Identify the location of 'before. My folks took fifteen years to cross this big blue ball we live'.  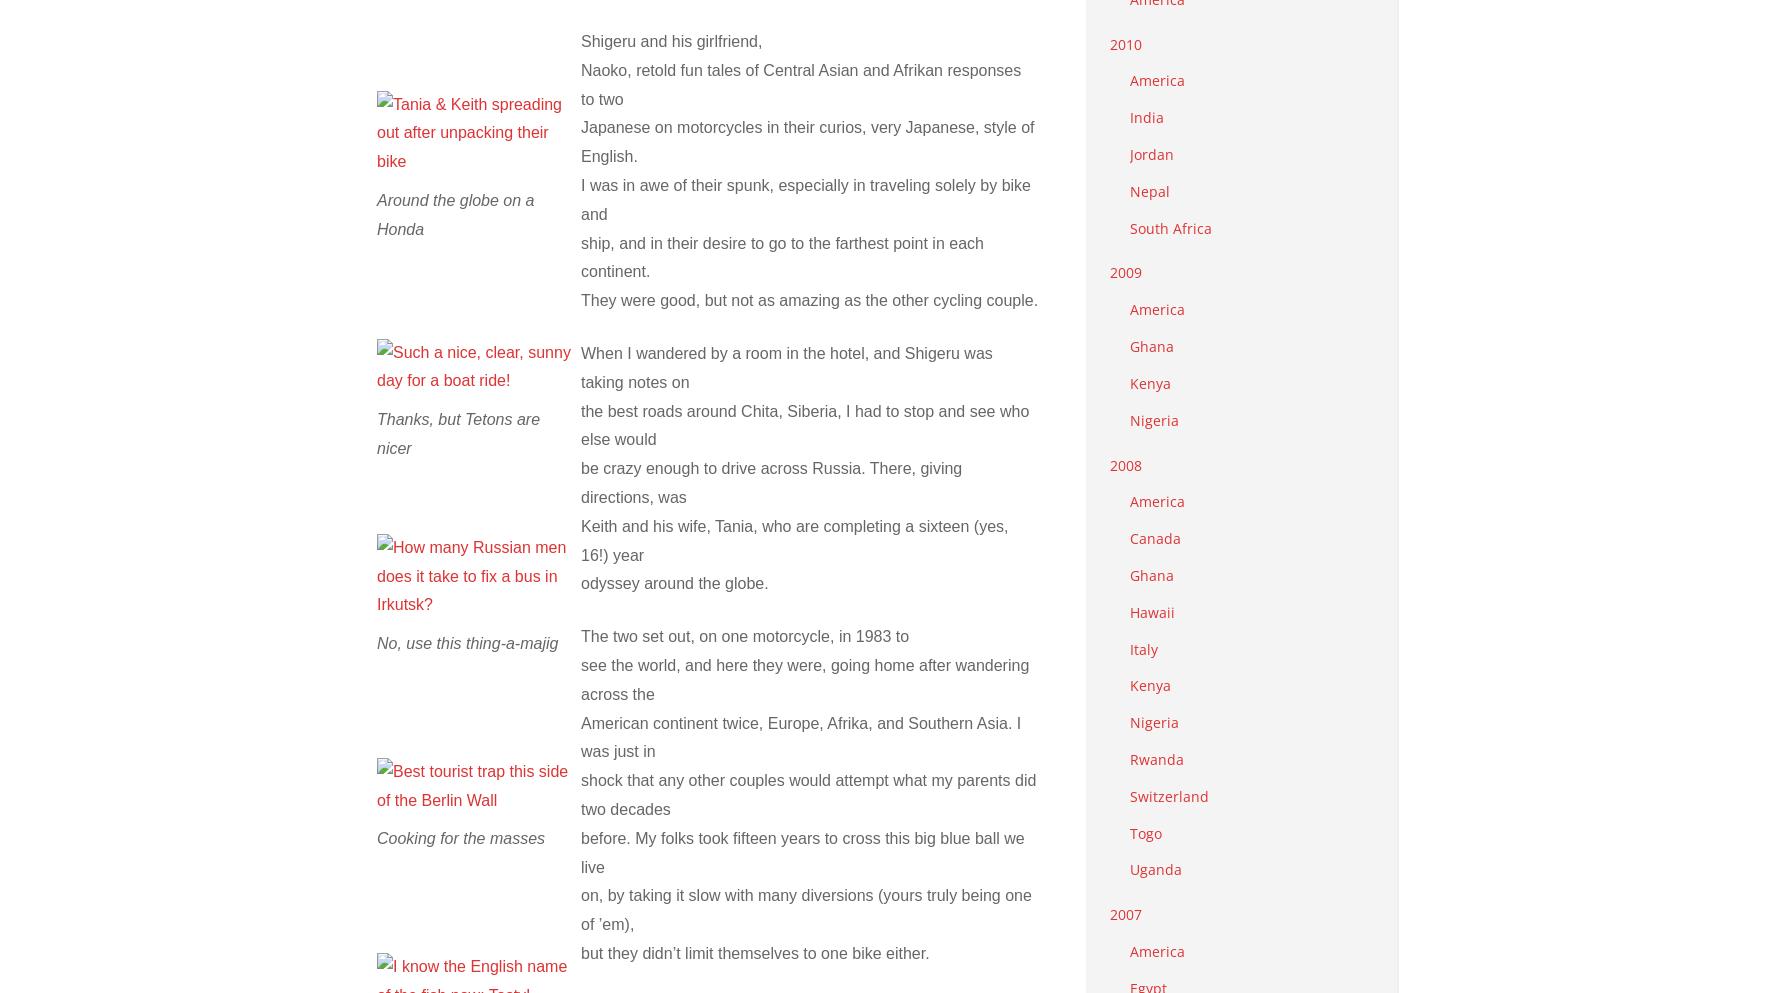
(802, 850).